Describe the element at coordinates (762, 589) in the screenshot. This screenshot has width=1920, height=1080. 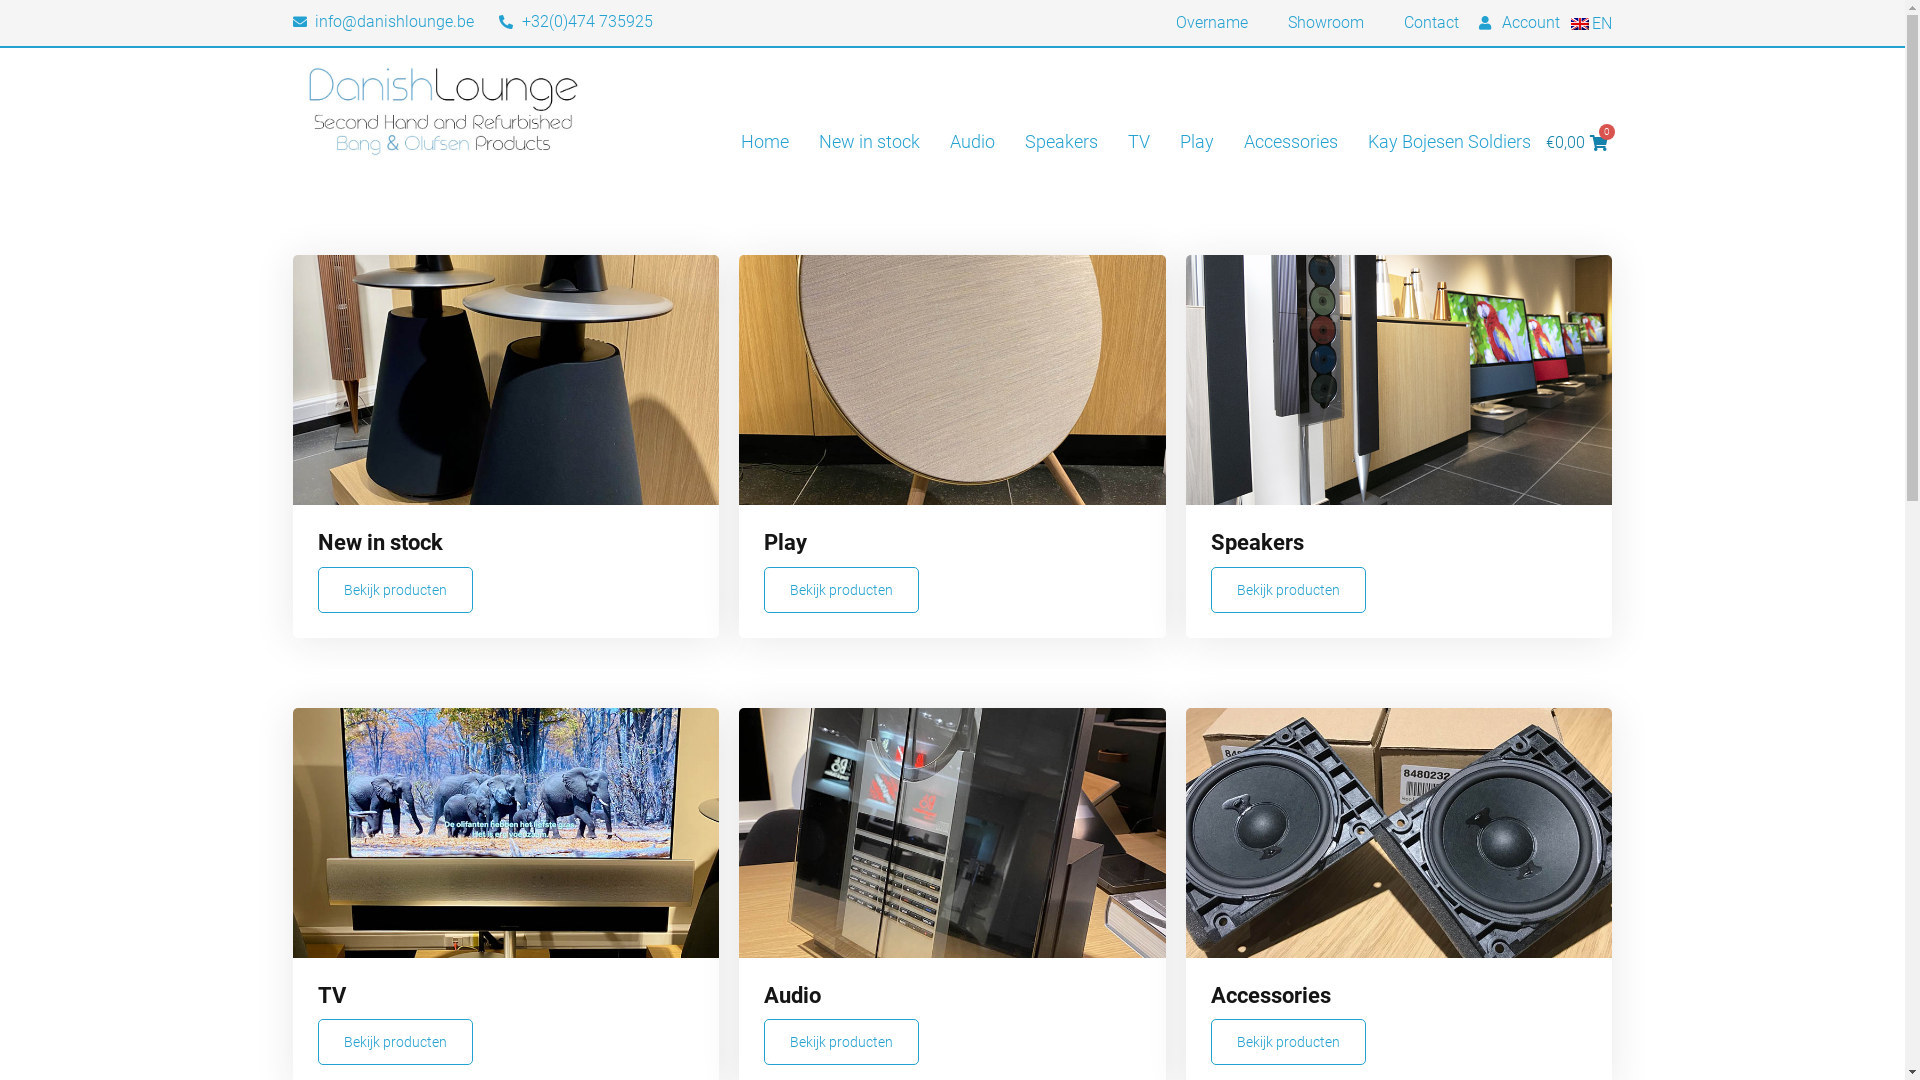
I see `'Bekijk producten'` at that location.